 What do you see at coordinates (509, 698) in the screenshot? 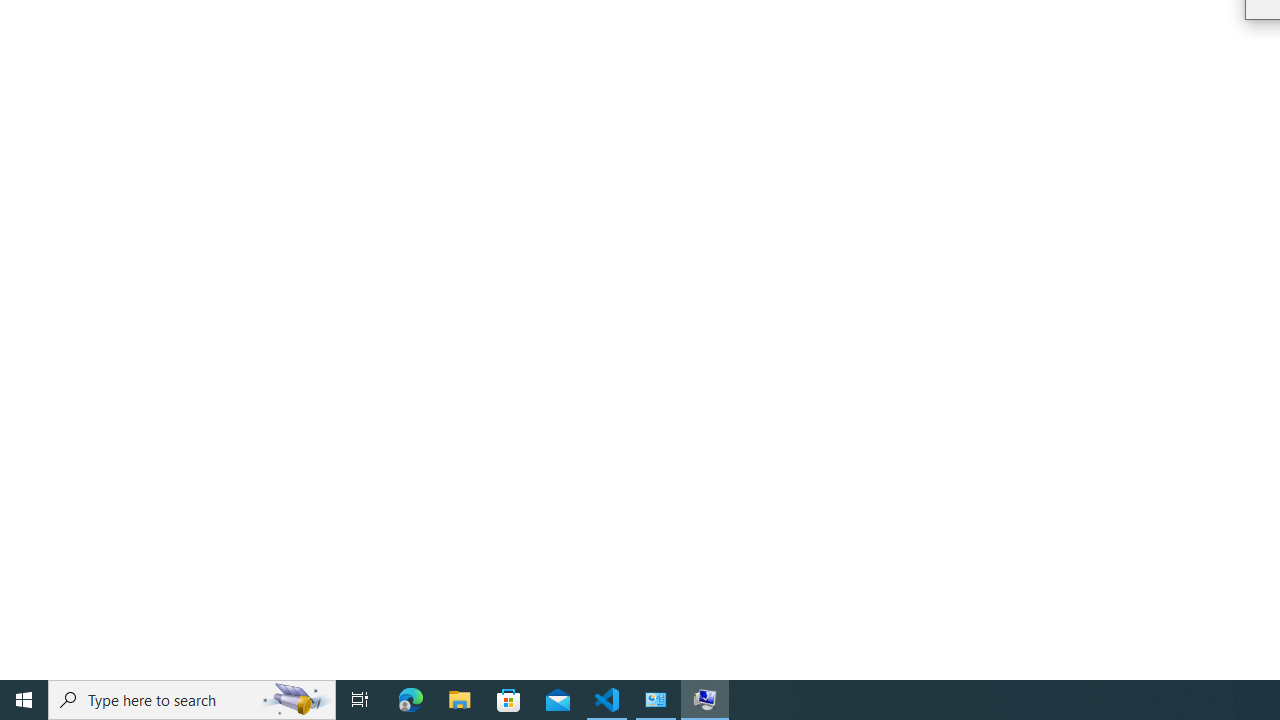
I see `'Microsoft Store'` at bounding box center [509, 698].